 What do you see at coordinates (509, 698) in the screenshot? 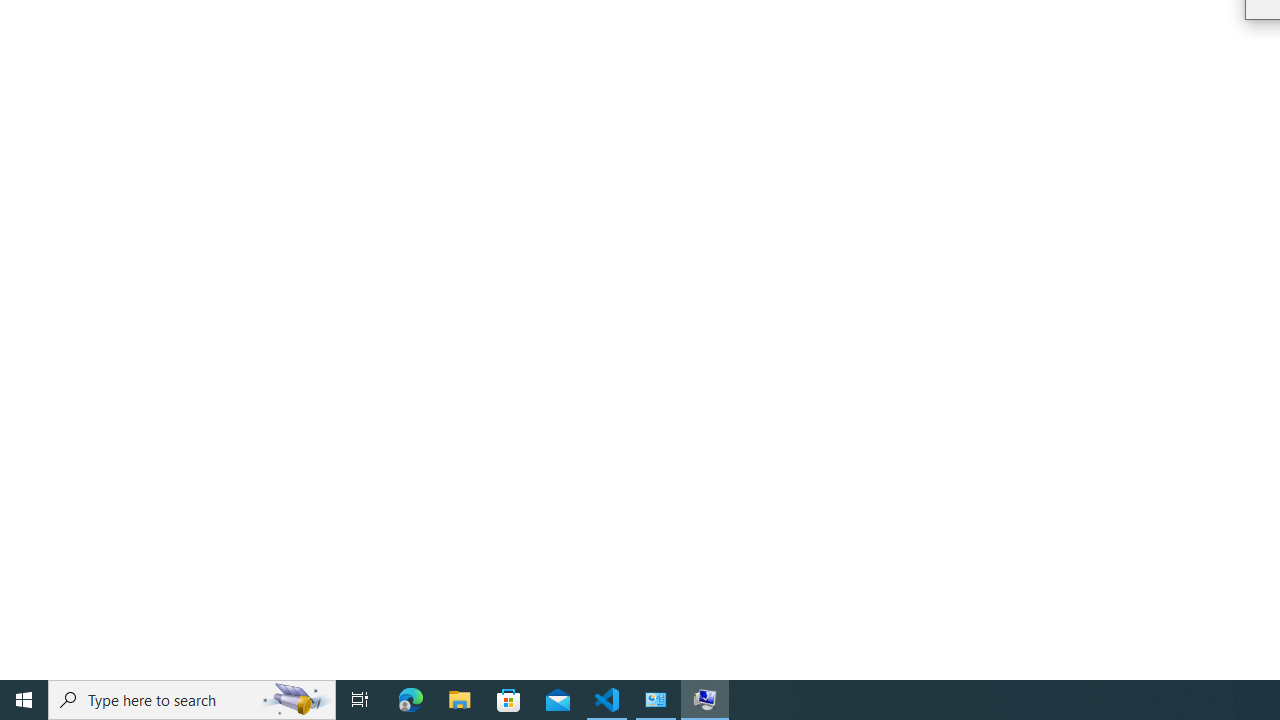
I see `'Microsoft Store'` at bounding box center [509, 698].